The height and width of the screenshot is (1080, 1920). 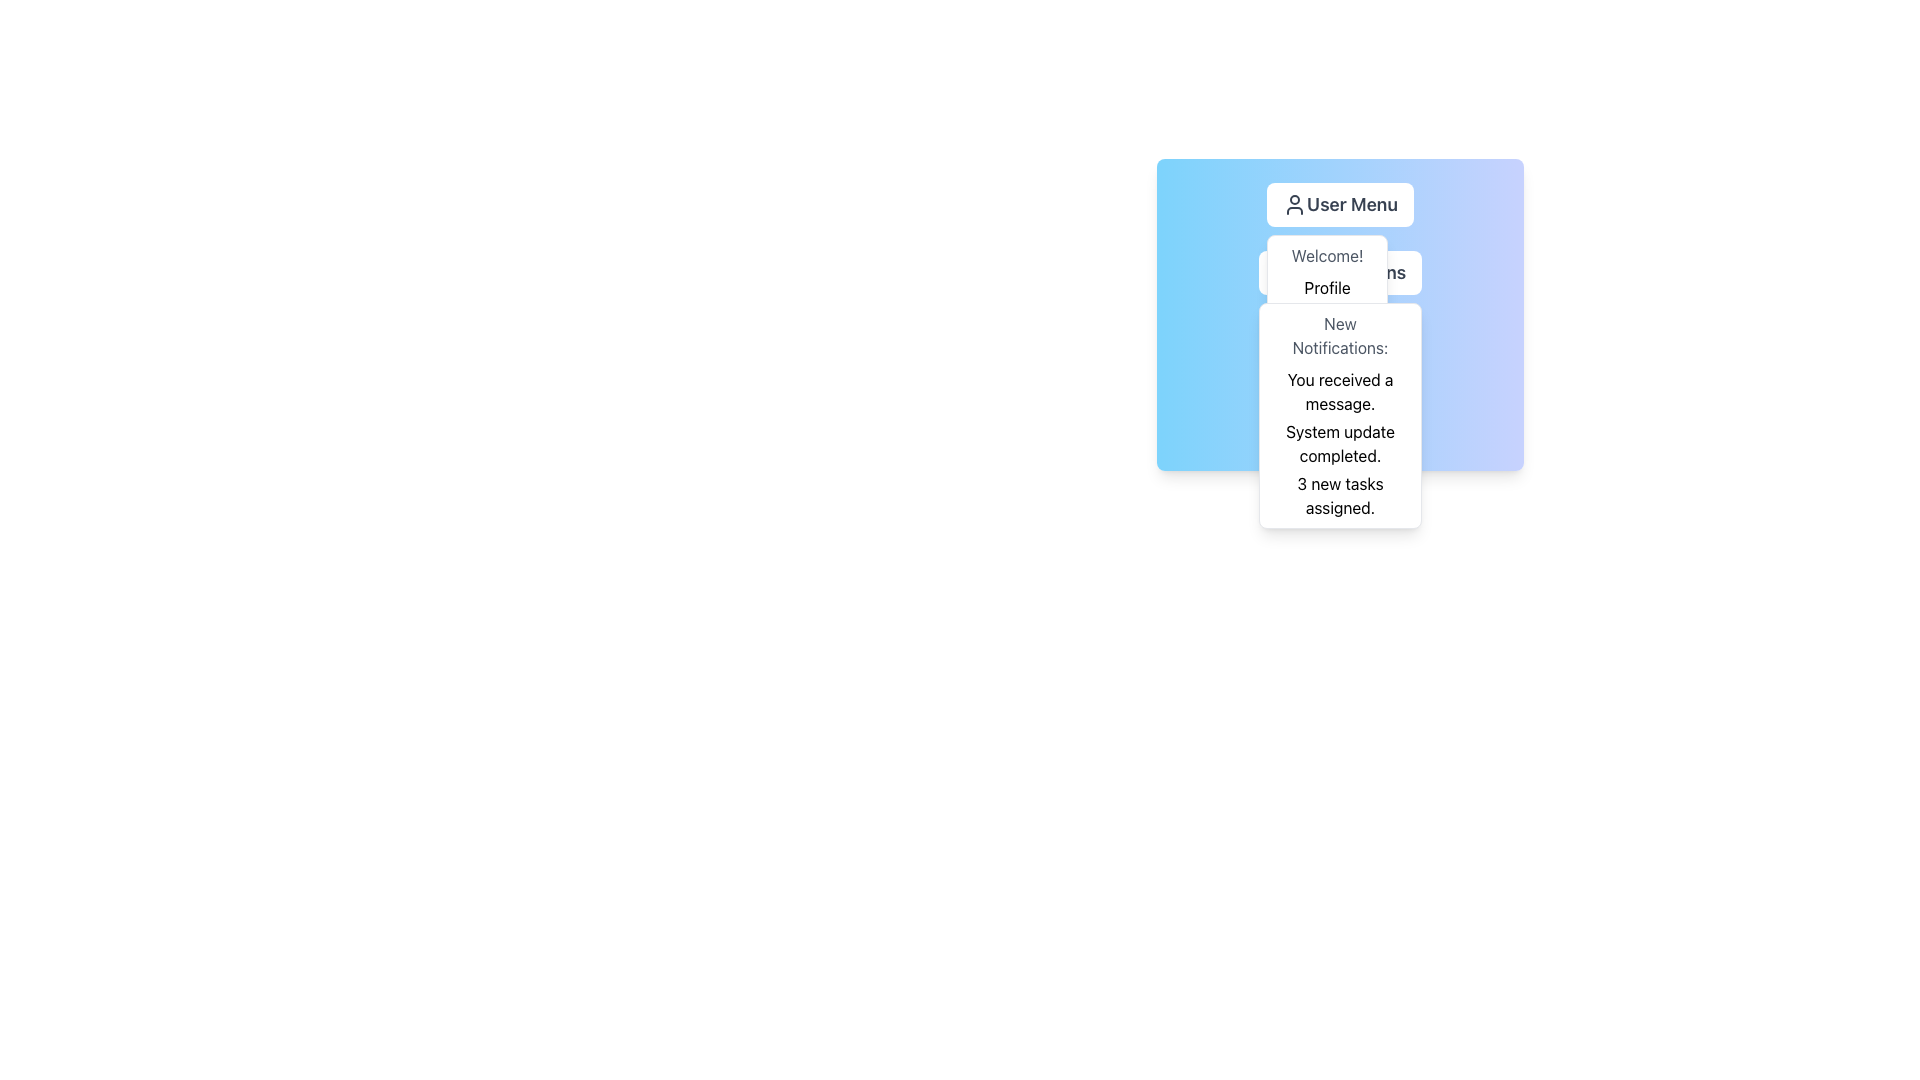 I want to click on the user icon, which is a circular head and semi-circular body styled in a stroke outline format, located to the left of the 'User Menu' label, so click(x=1295, y=204).